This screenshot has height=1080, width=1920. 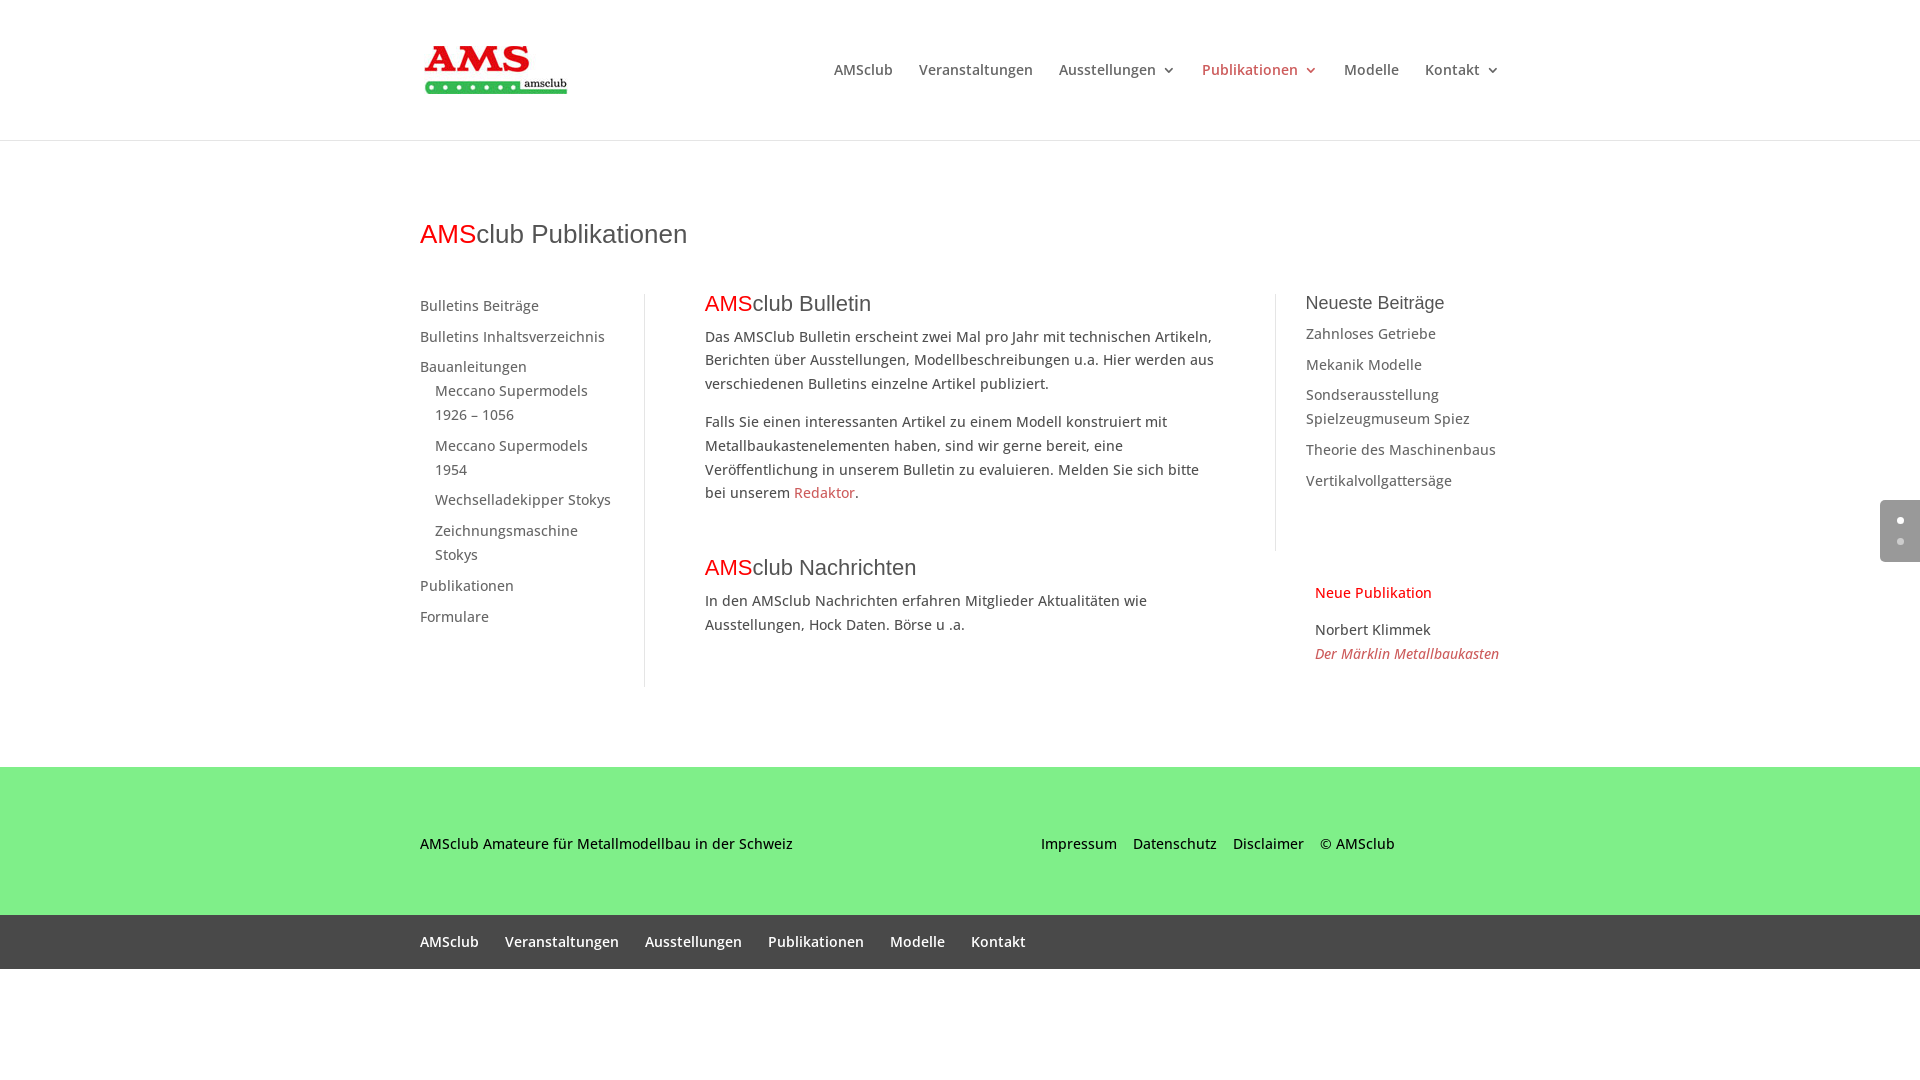 What do you see at coordinates (1175, 843) in the screenshot?
I see `'Datenschutz'` at bounding box center [1175, 843].